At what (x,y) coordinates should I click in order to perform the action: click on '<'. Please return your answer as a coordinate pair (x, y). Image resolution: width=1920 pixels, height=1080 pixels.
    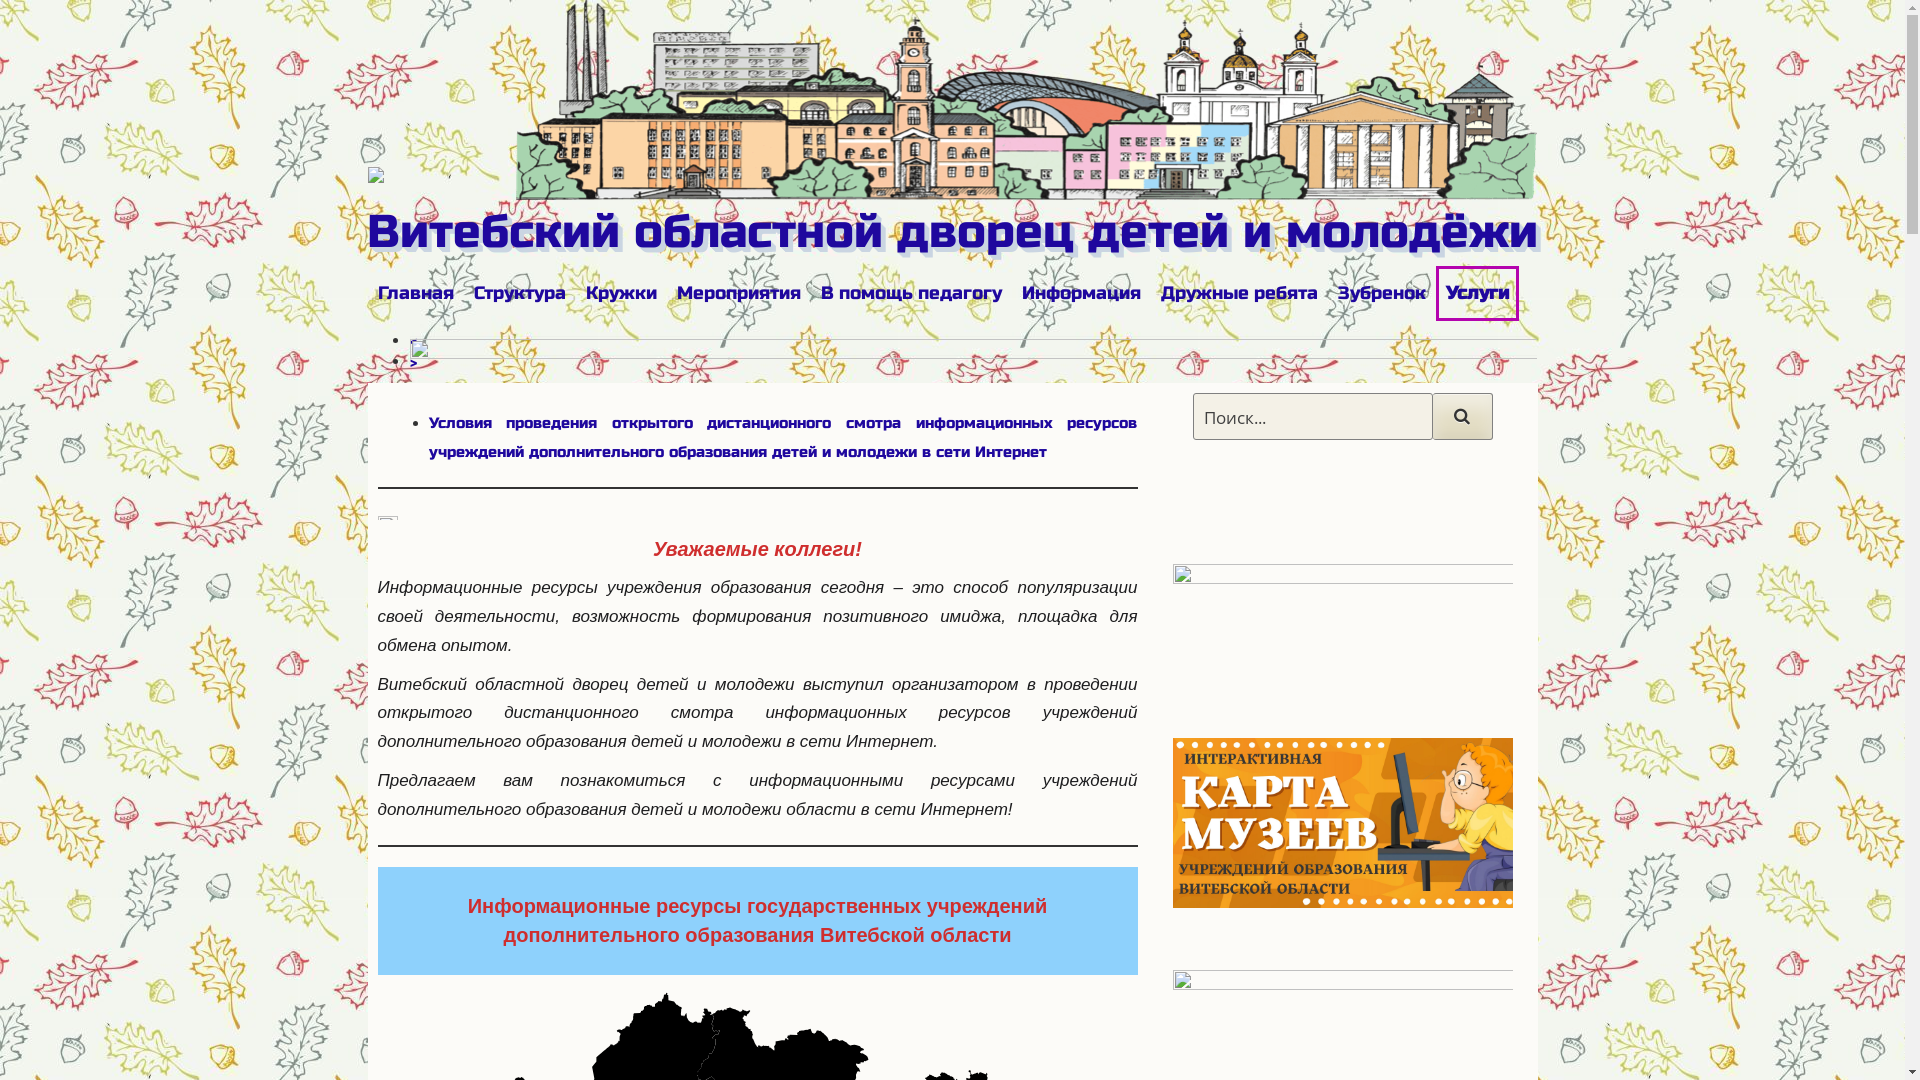
    Looking at the image, I should click on (412, 340).